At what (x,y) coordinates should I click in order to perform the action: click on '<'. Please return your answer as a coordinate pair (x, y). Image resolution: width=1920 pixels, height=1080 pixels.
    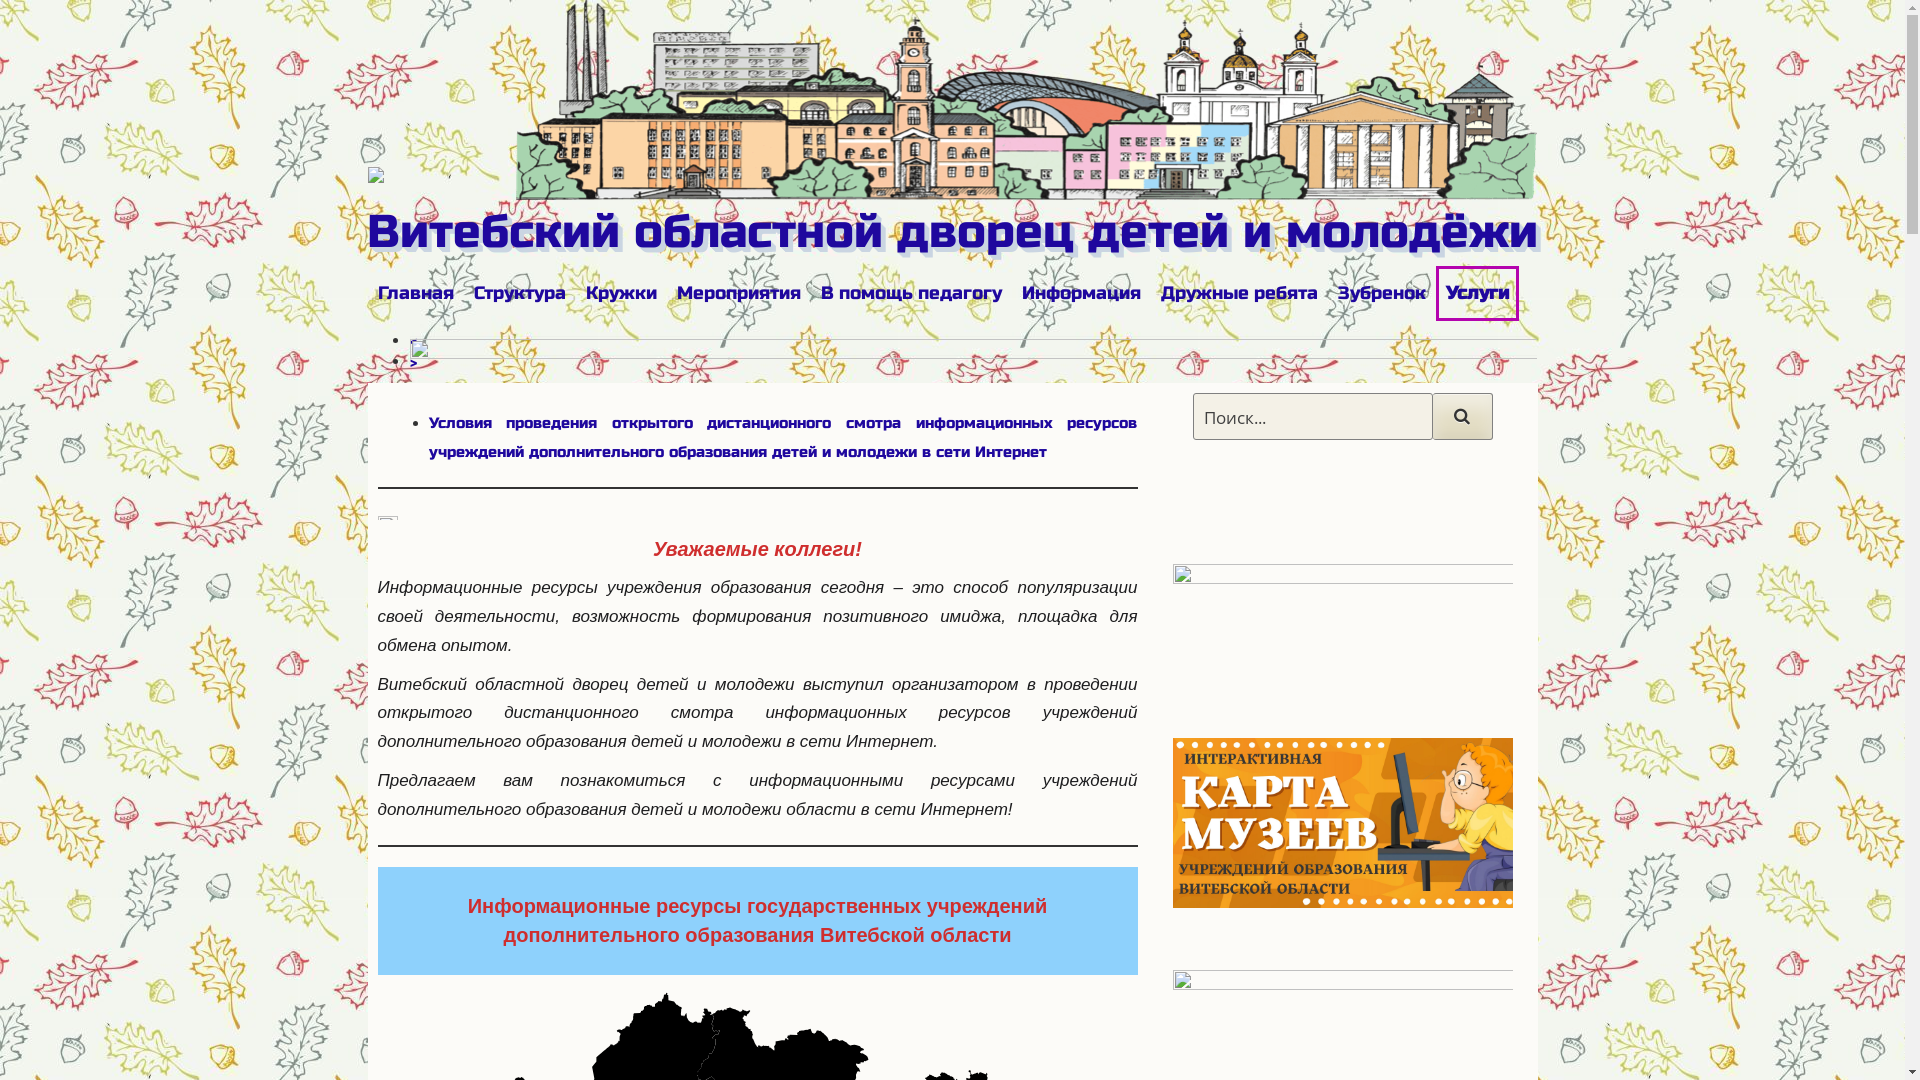
    Looking at the image, I should click on (412, 340).